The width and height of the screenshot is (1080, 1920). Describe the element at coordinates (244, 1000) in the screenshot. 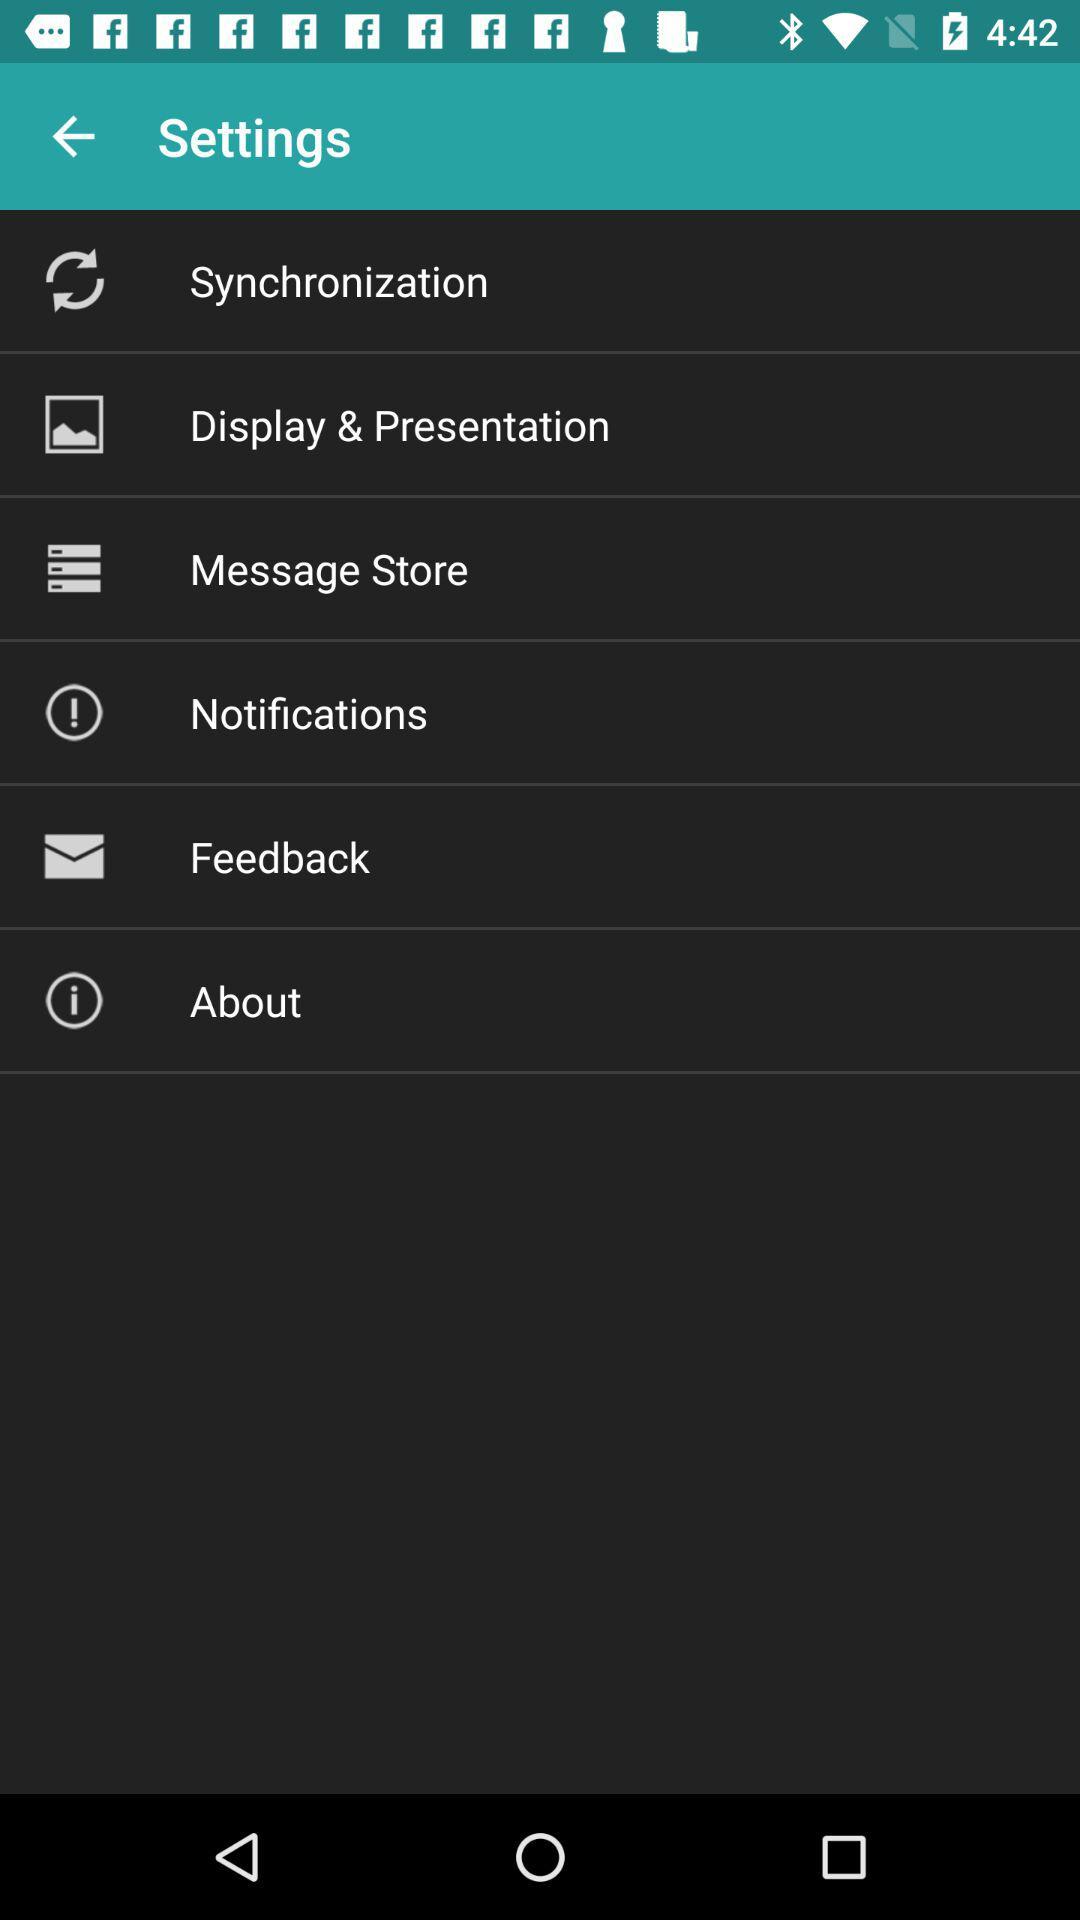

I see `about icon` at that location.